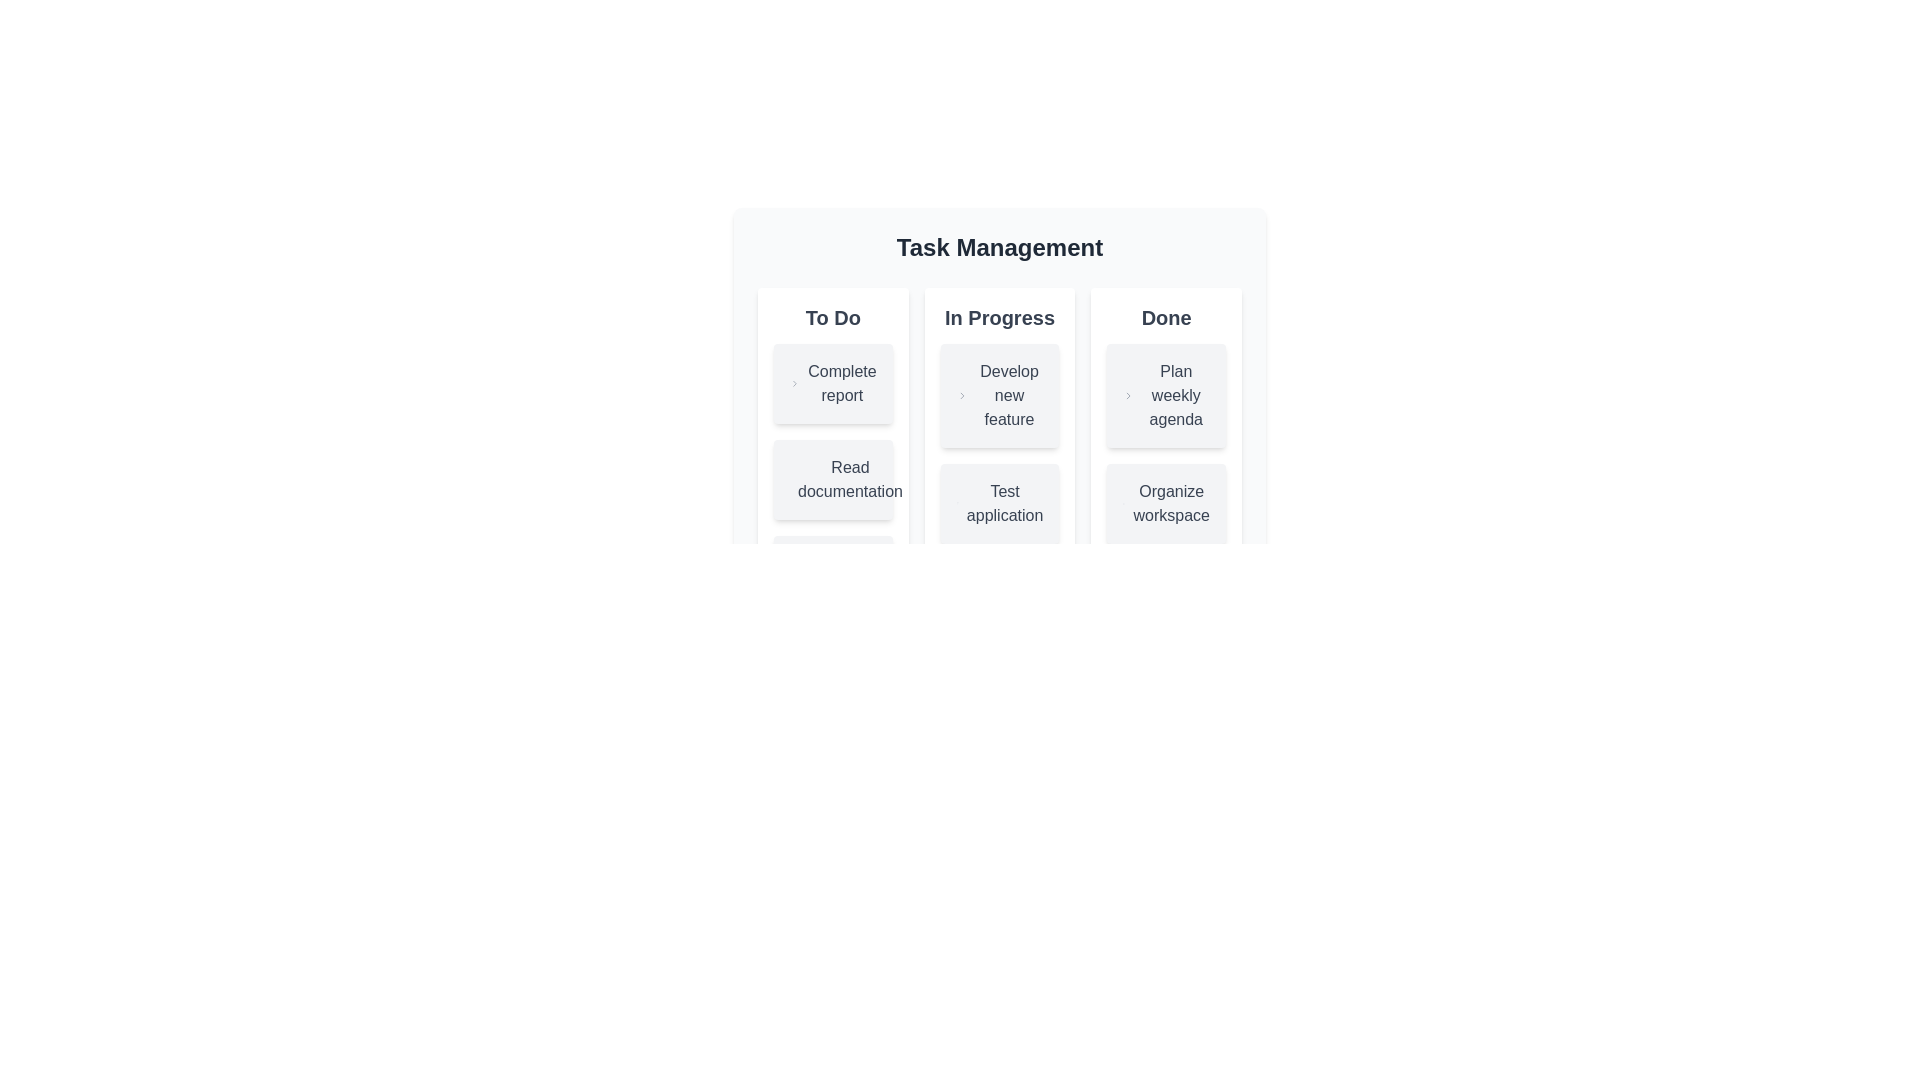 The image size is (1920, 1080). What do you see at coordinates (833, 479) in the screenshot?
I see `the second button in the 'To Do' list of the 'Task Management' interface` at bounding box center [833, 479].